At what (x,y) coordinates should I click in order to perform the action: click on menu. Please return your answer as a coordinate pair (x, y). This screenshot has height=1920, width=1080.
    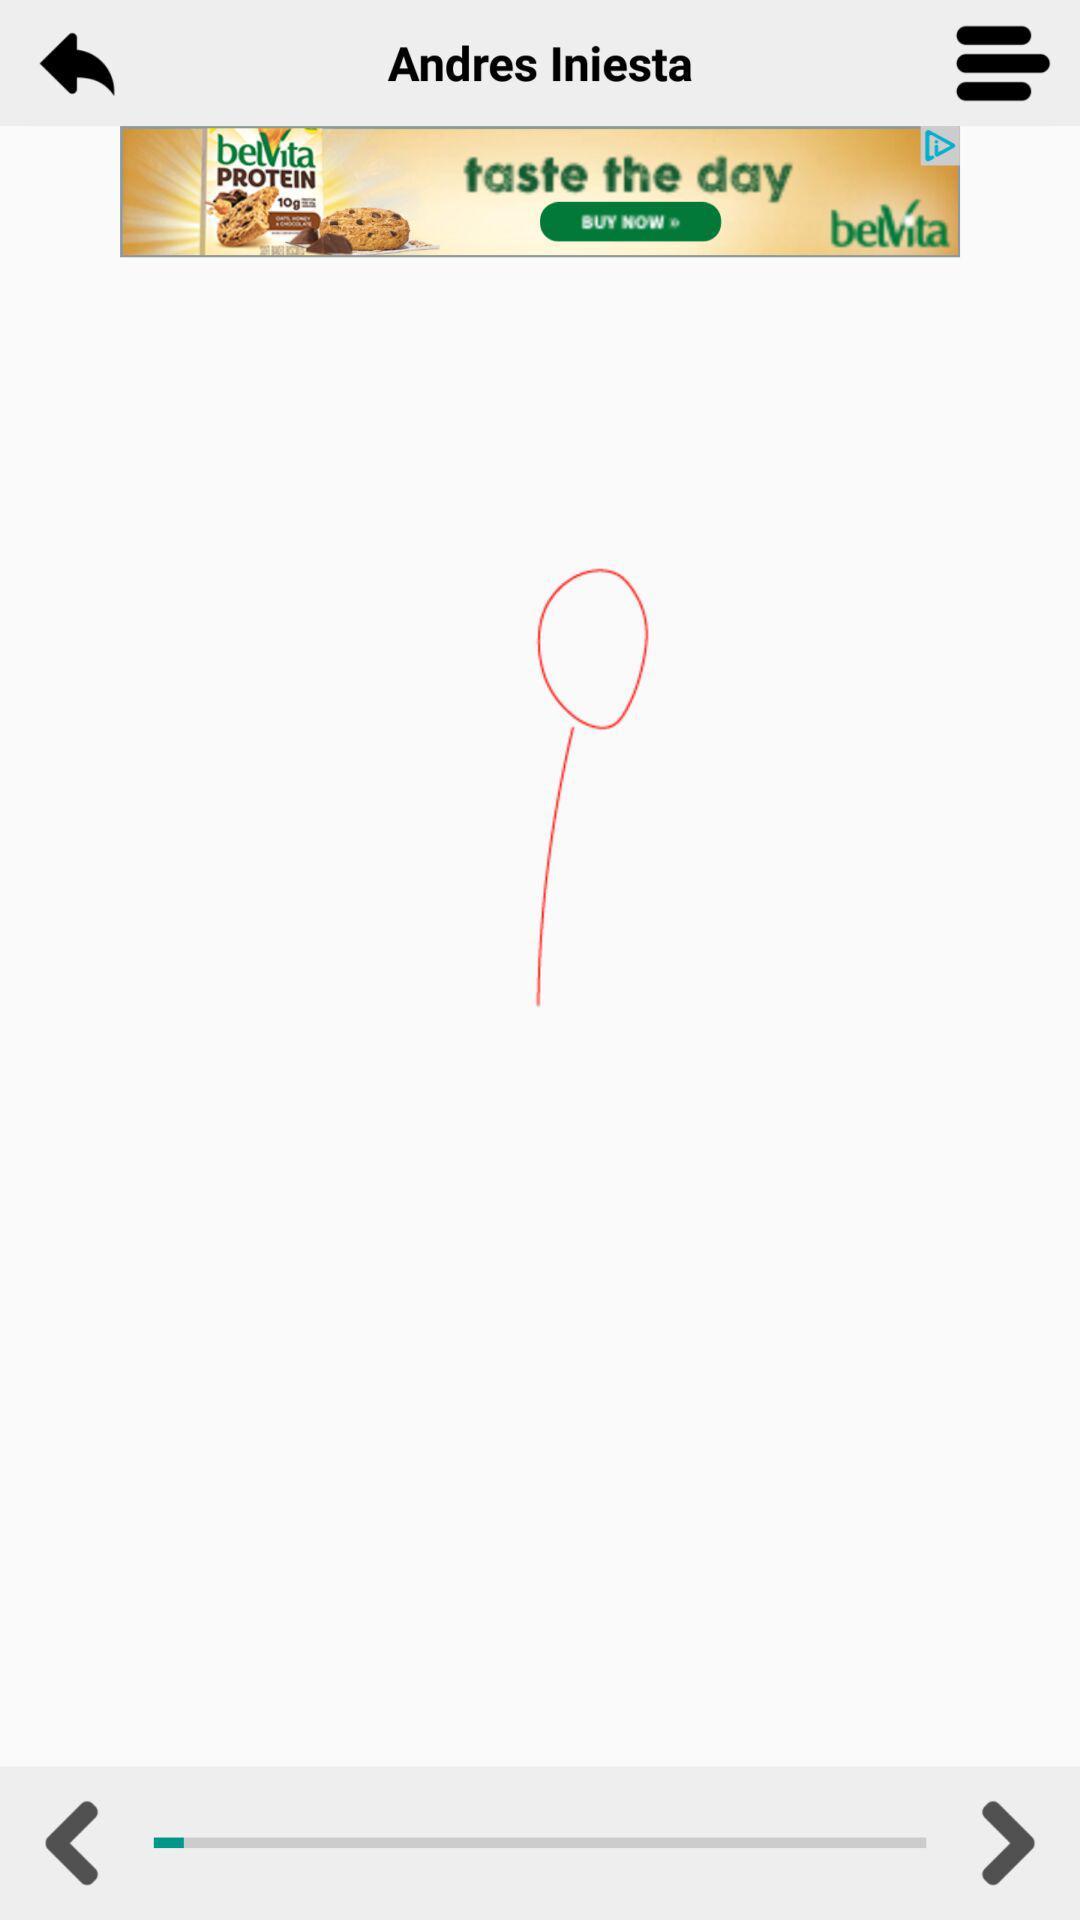
    Looking at the image, I should click on (1003, 62).